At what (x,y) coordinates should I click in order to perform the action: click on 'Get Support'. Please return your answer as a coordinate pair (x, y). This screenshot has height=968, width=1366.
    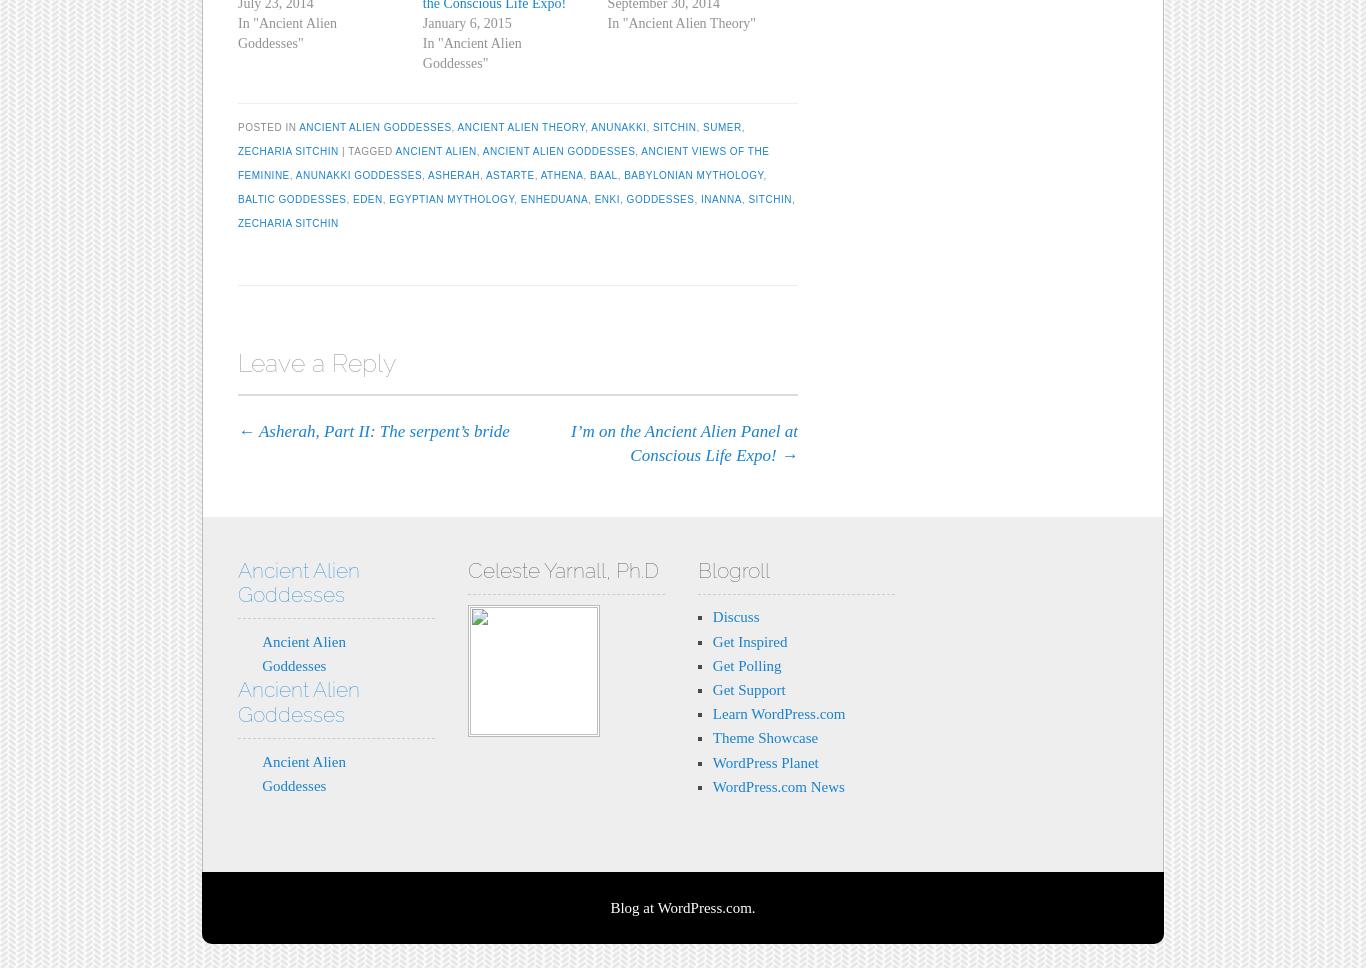
    Looking at the image, I should click on (711, 688).